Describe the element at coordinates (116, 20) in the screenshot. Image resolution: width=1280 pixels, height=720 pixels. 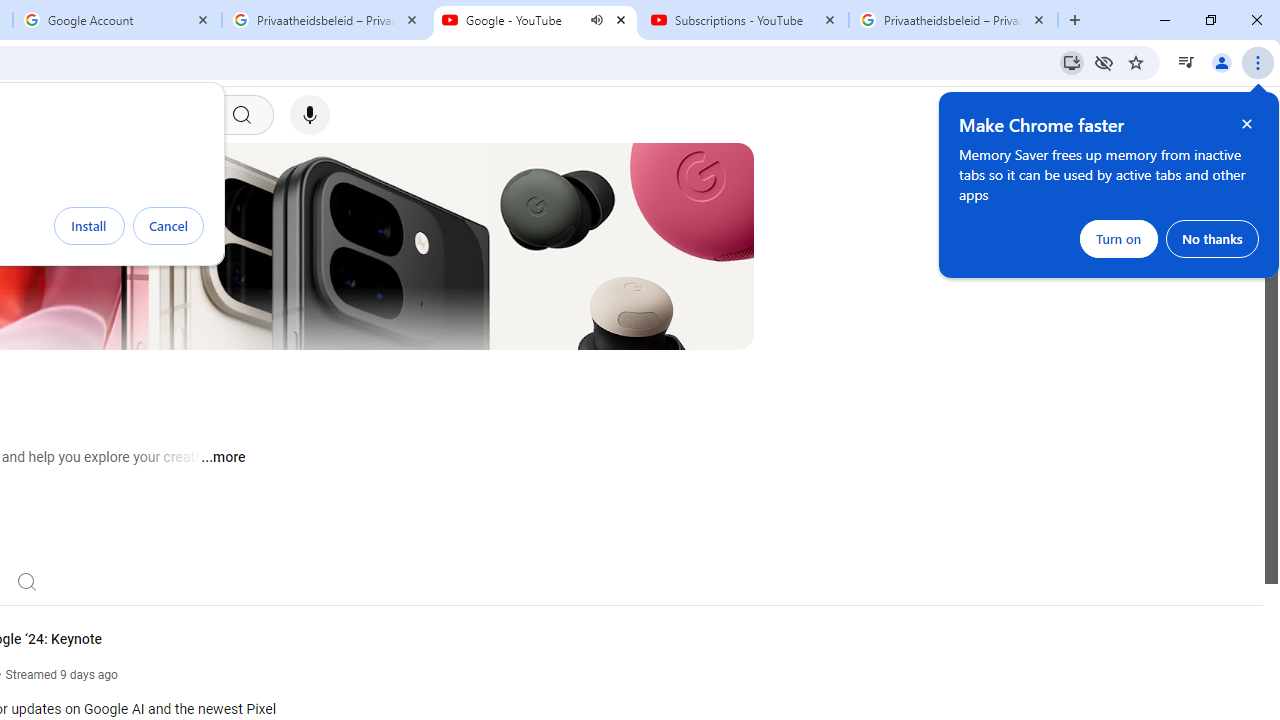
I see `'Google Account'` at that location.